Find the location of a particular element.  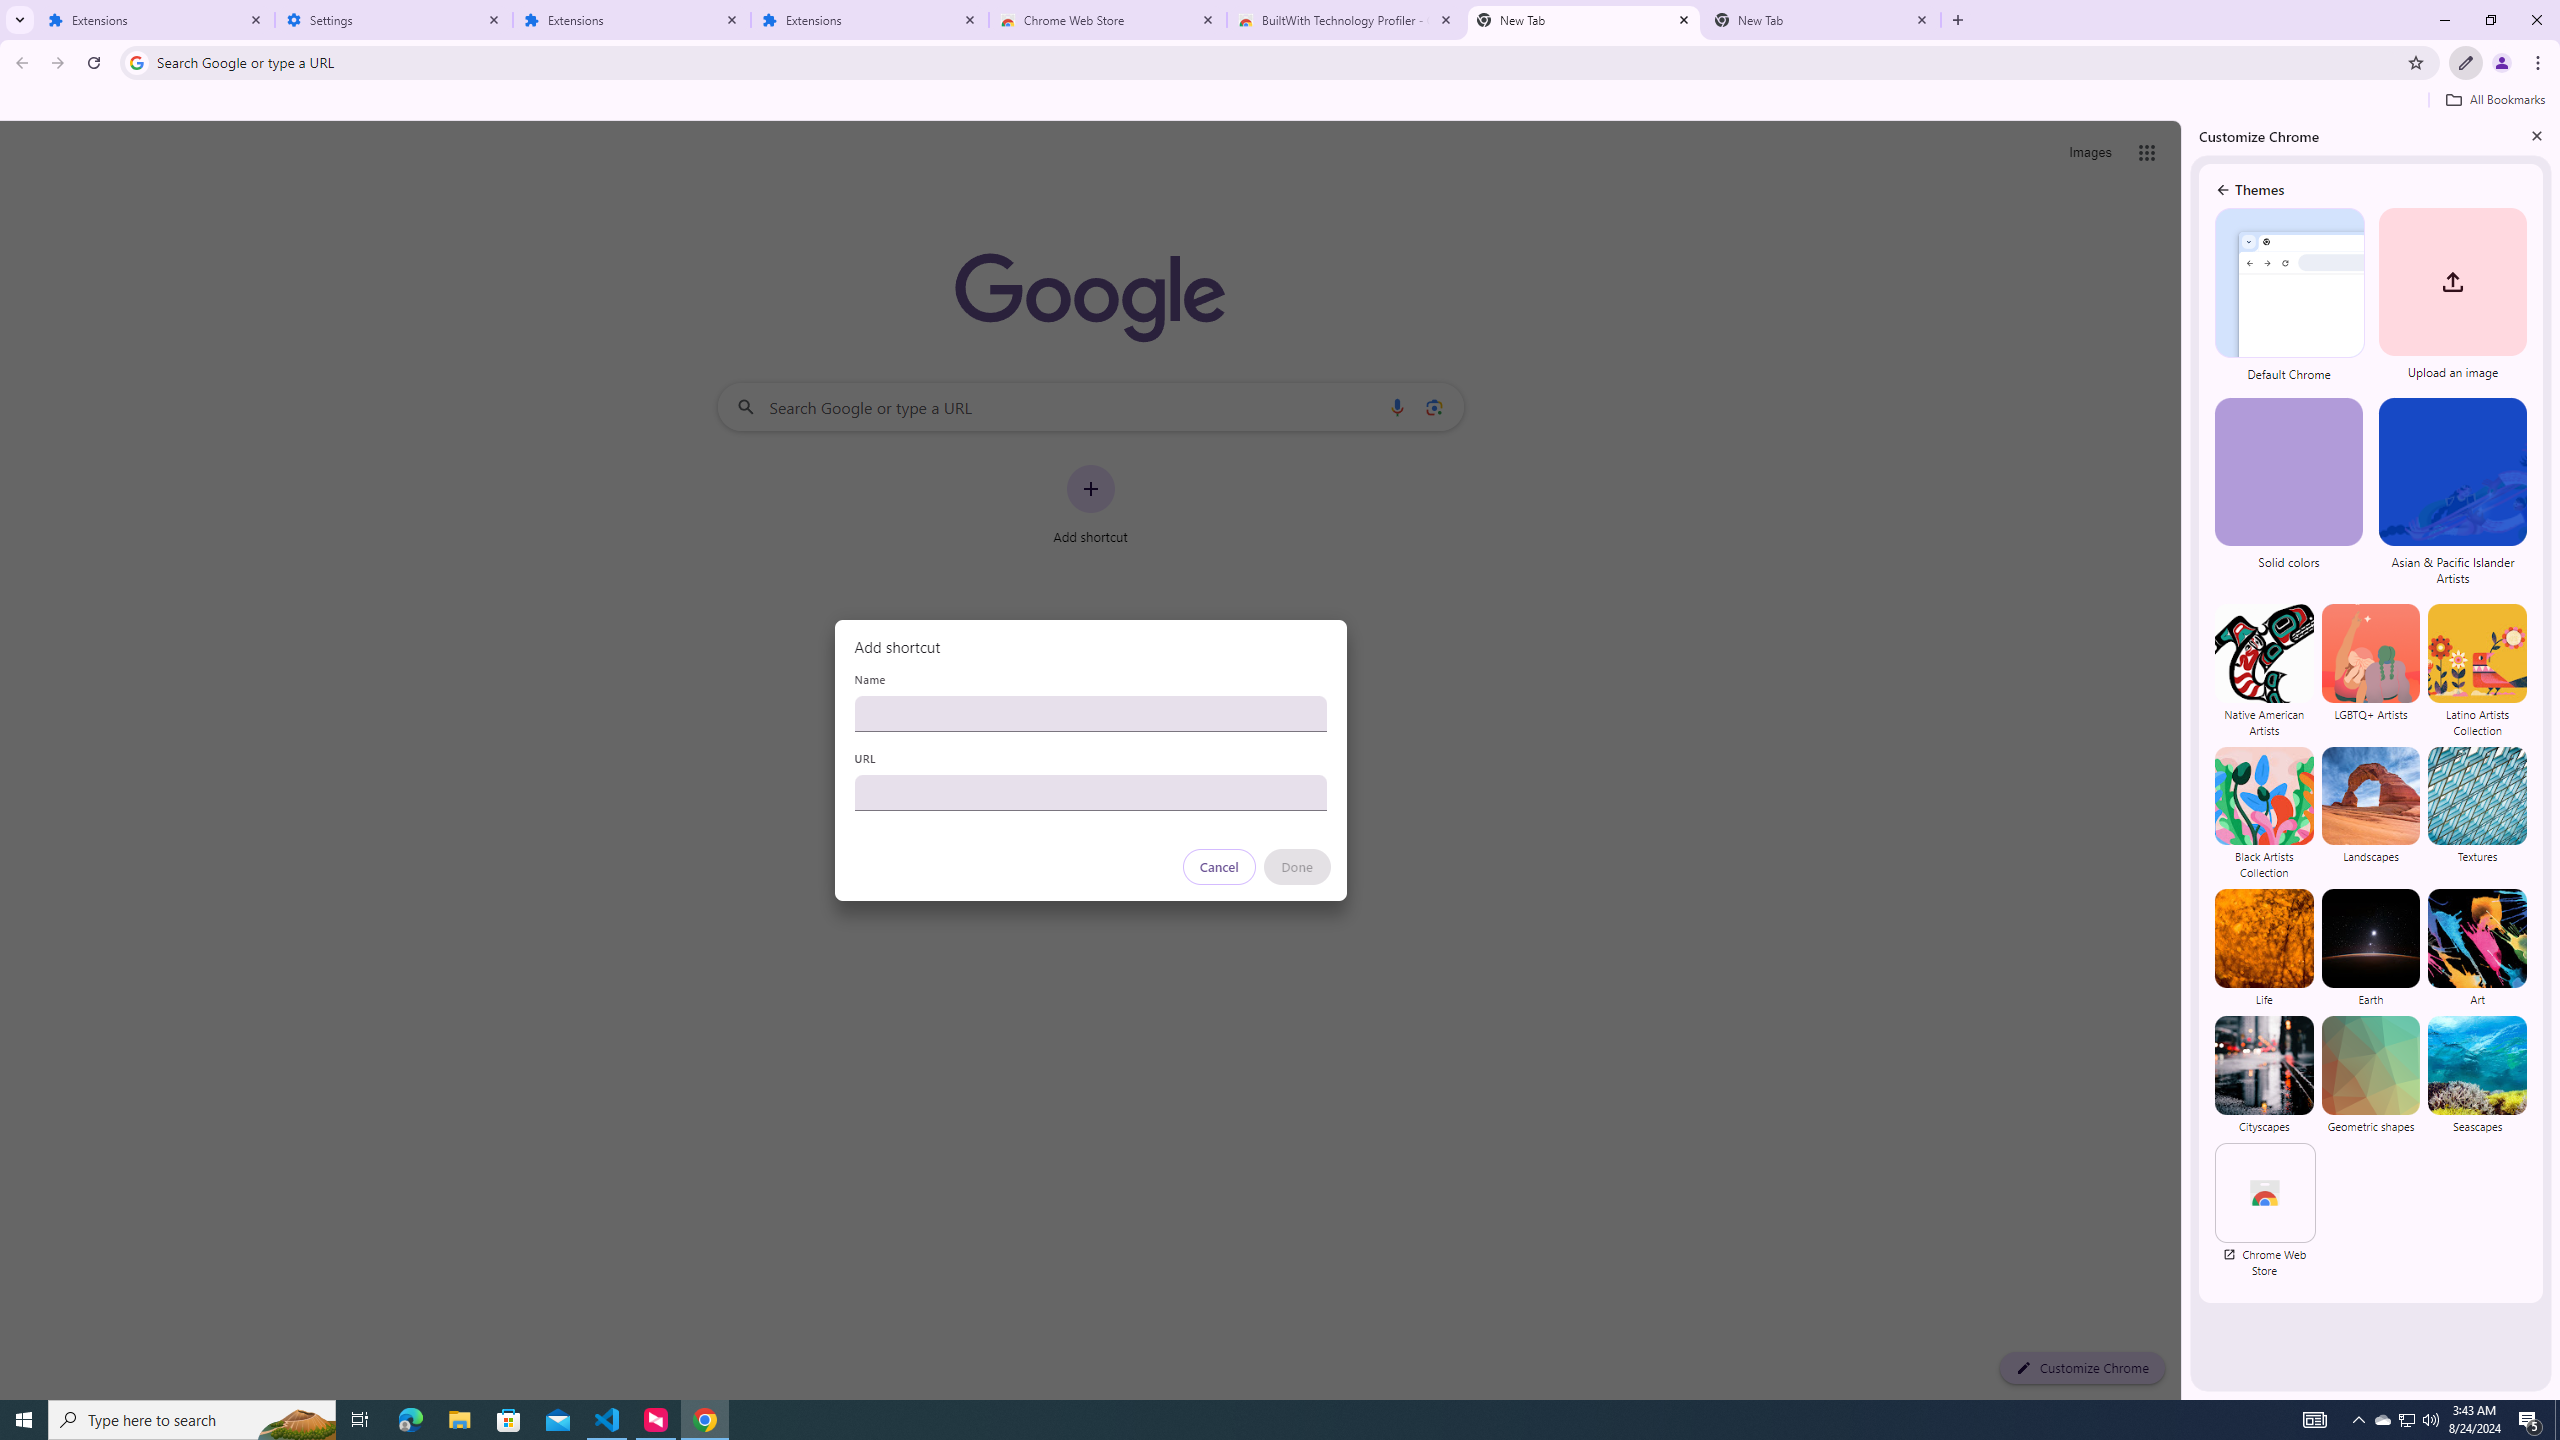

'Upload an image' is located at coordinates (2449, 295).